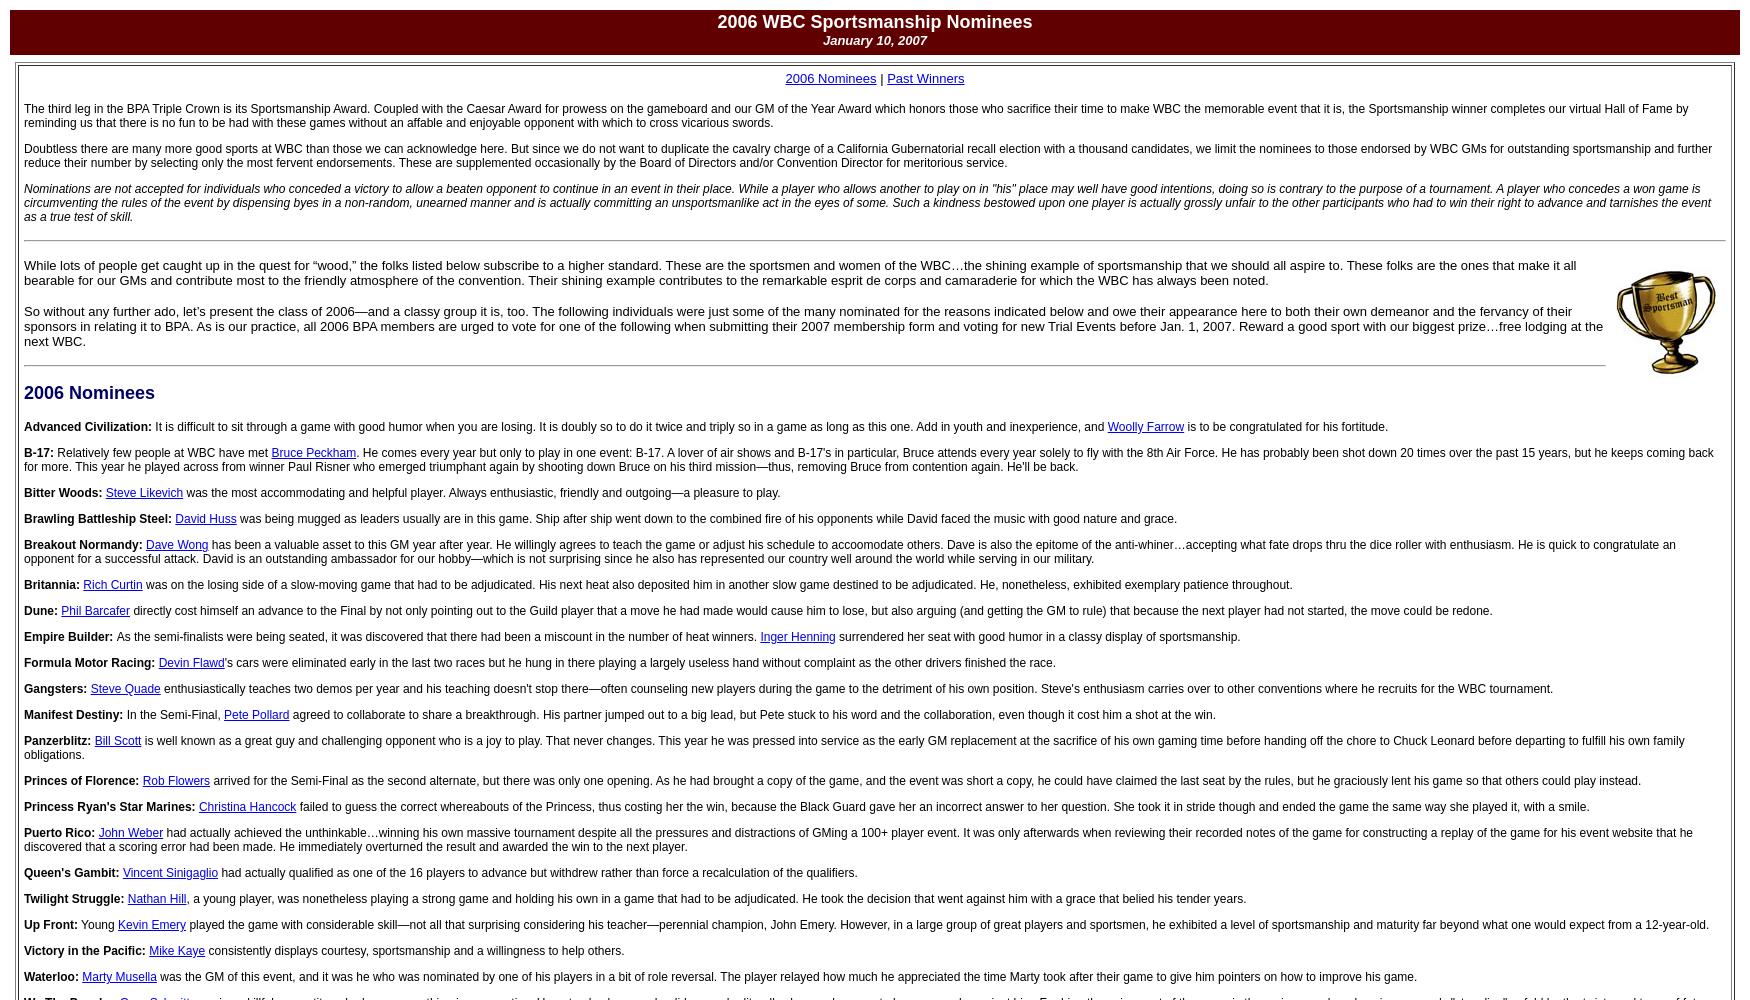 This screenshot has width=1750, height=1000. I want to click on 'Marty Musella', so click(119, 976).